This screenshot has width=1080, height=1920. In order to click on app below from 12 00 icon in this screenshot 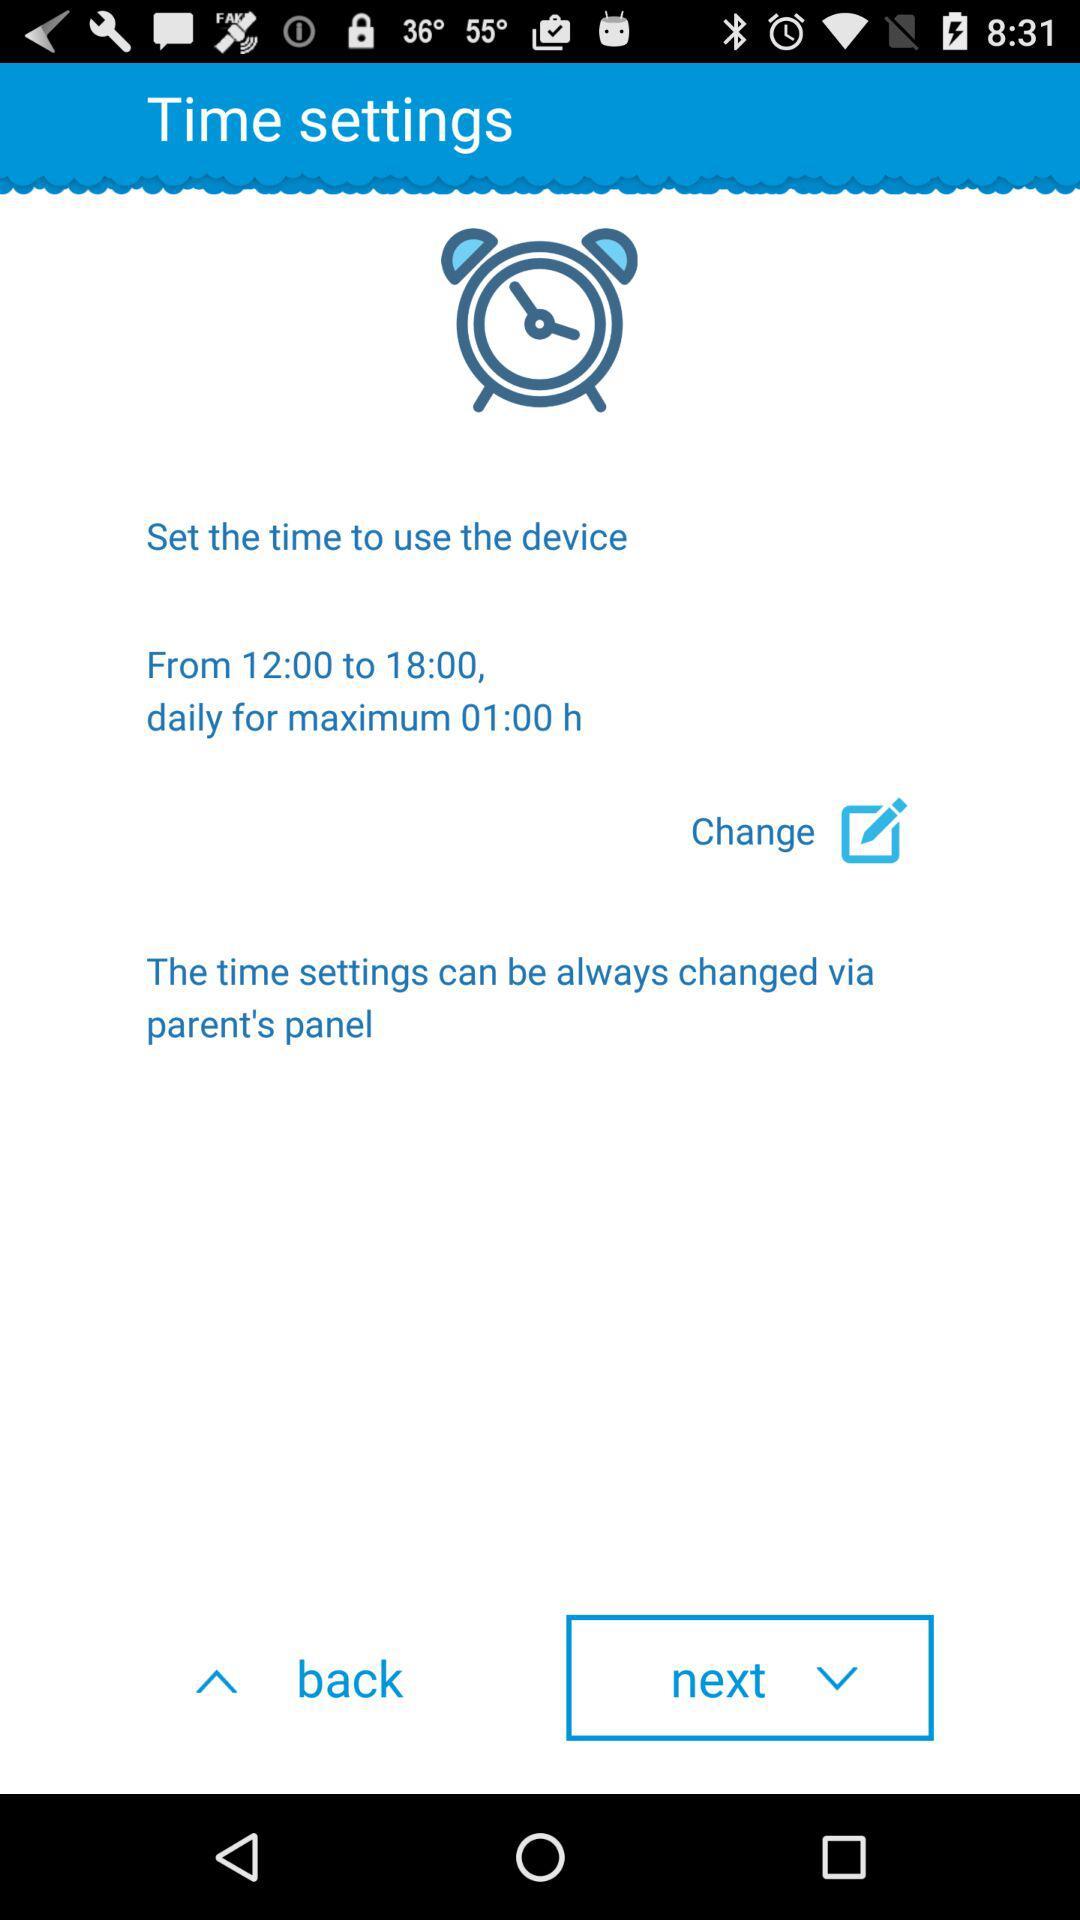, I will do `click(812, 830)`.